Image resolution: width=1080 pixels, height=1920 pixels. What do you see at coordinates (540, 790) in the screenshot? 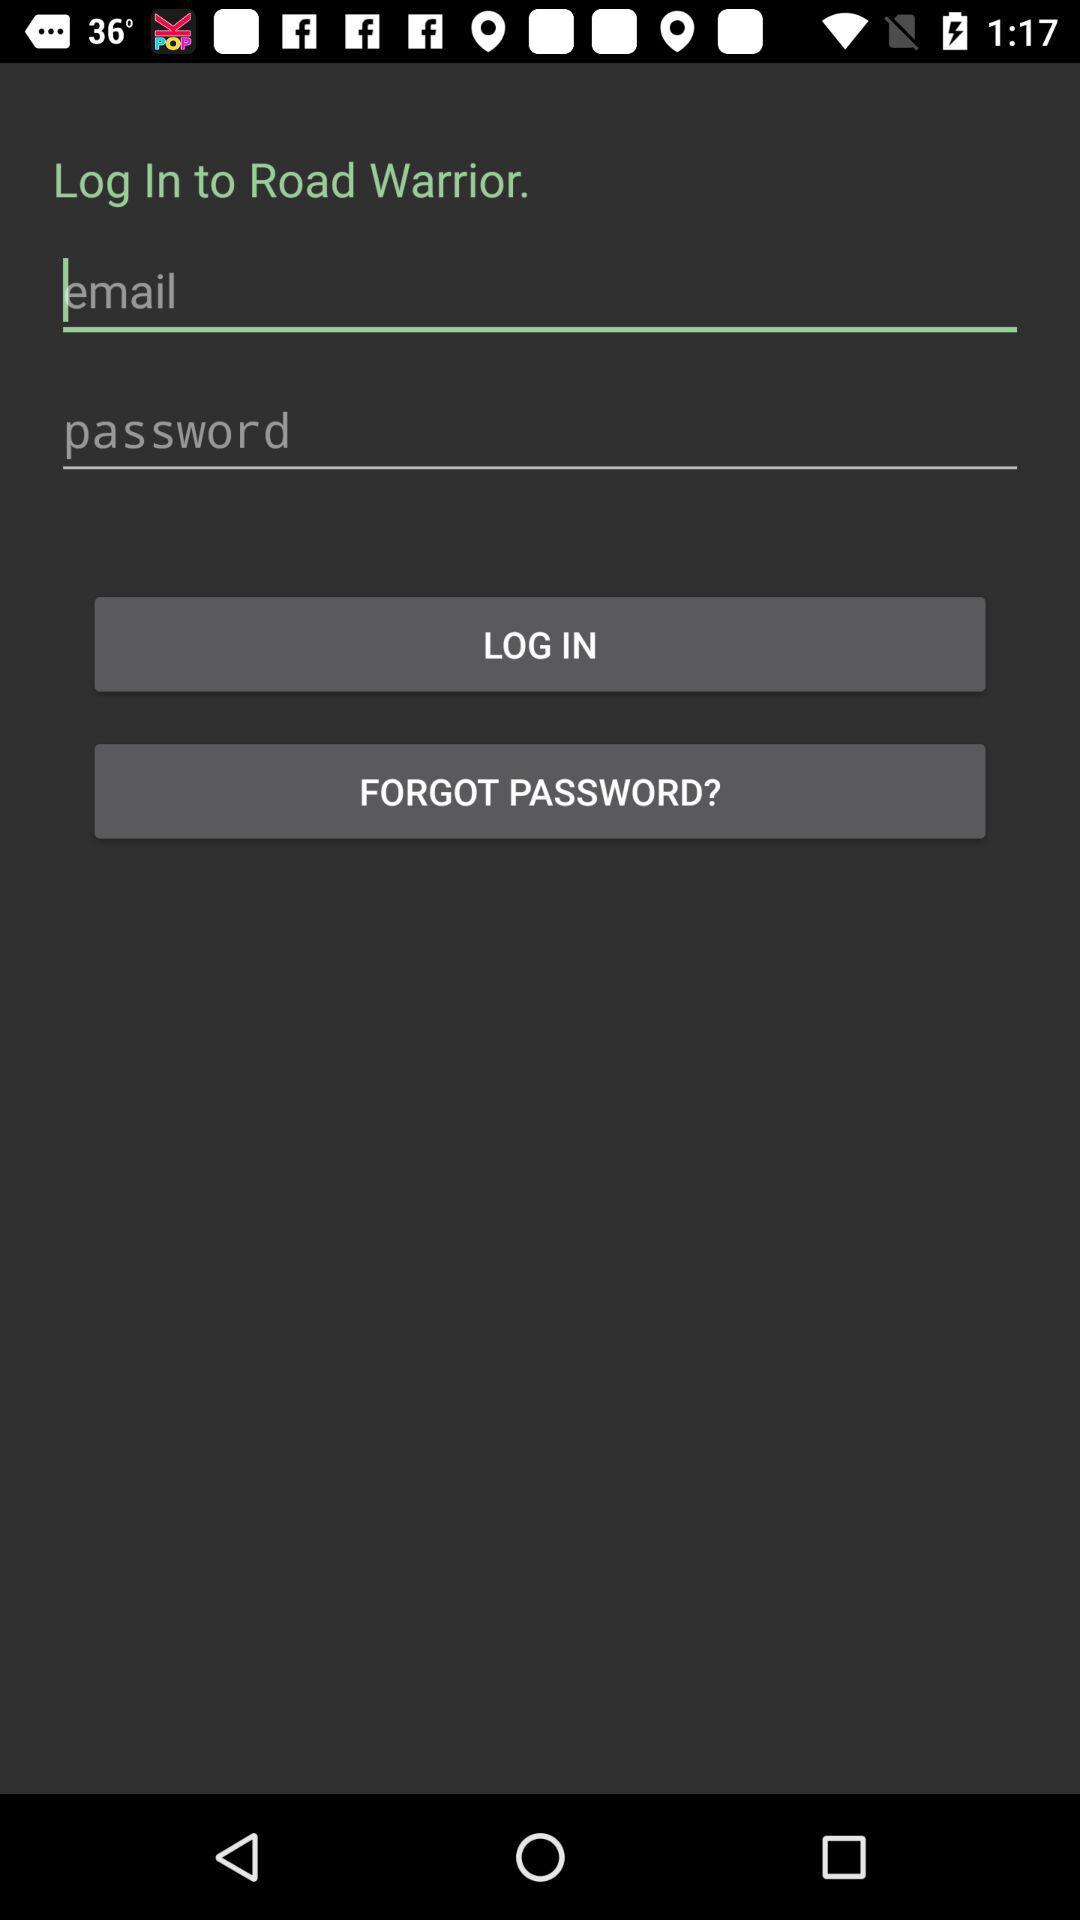
I see `item below the log in` at bounding box center [540, 790].